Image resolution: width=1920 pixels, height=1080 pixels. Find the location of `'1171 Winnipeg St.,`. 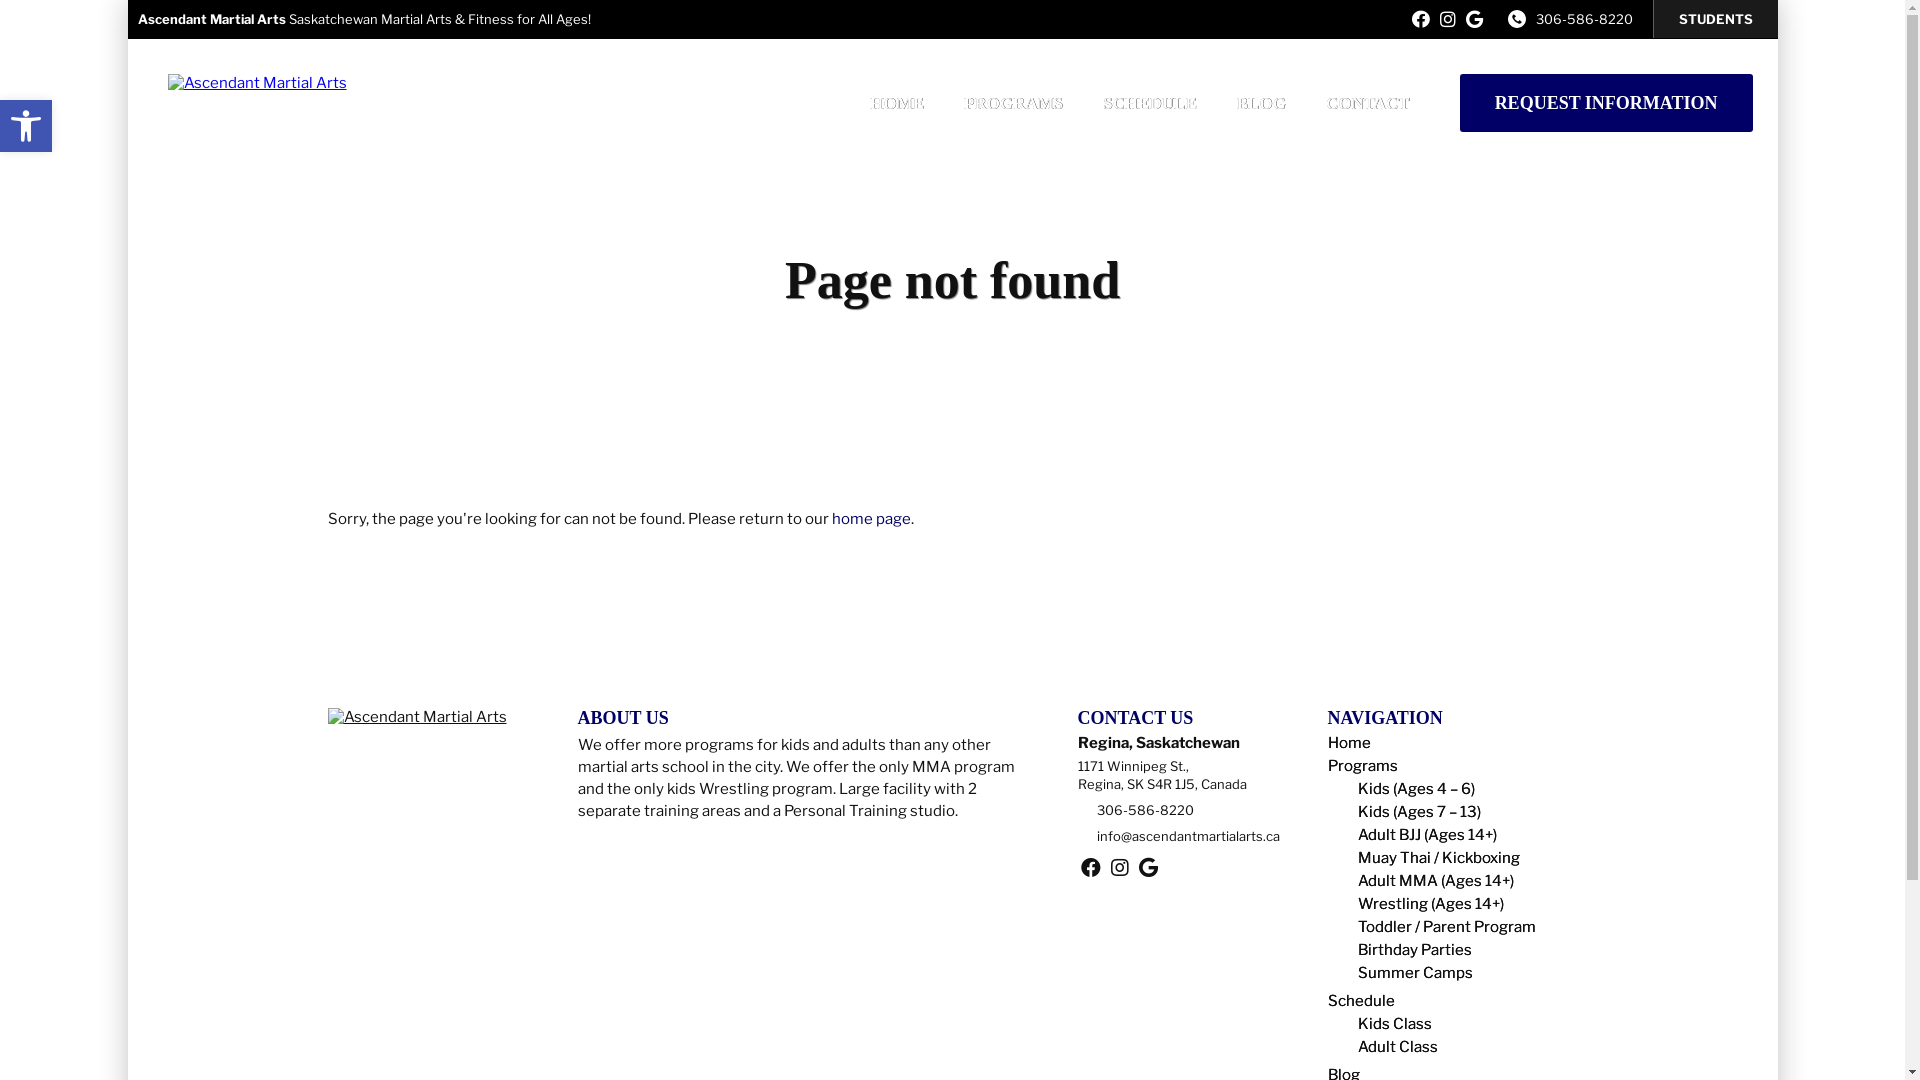

'1171 Winnipeg St., is located at coordinates (1162, 774).